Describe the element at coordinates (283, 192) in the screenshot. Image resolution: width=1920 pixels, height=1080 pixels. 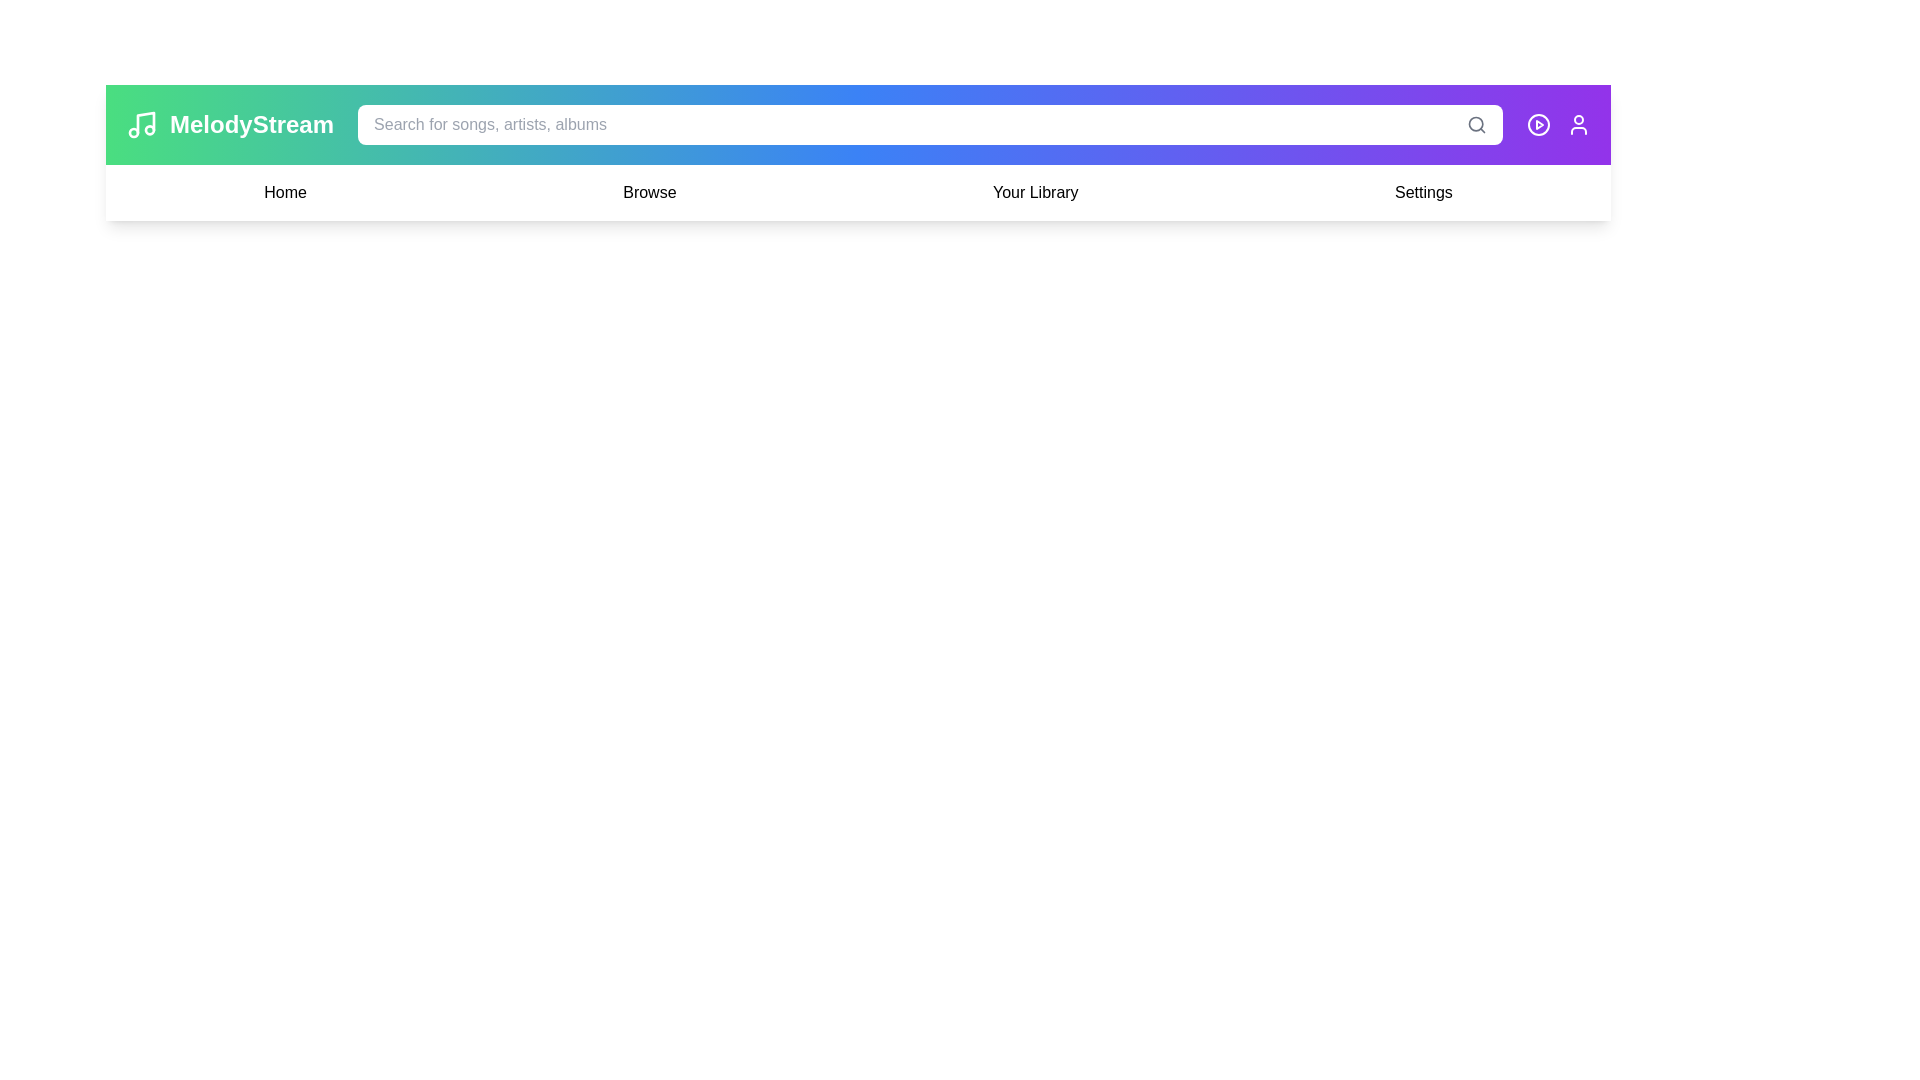
I see `the menu item Home from the navigation bar` at that location.